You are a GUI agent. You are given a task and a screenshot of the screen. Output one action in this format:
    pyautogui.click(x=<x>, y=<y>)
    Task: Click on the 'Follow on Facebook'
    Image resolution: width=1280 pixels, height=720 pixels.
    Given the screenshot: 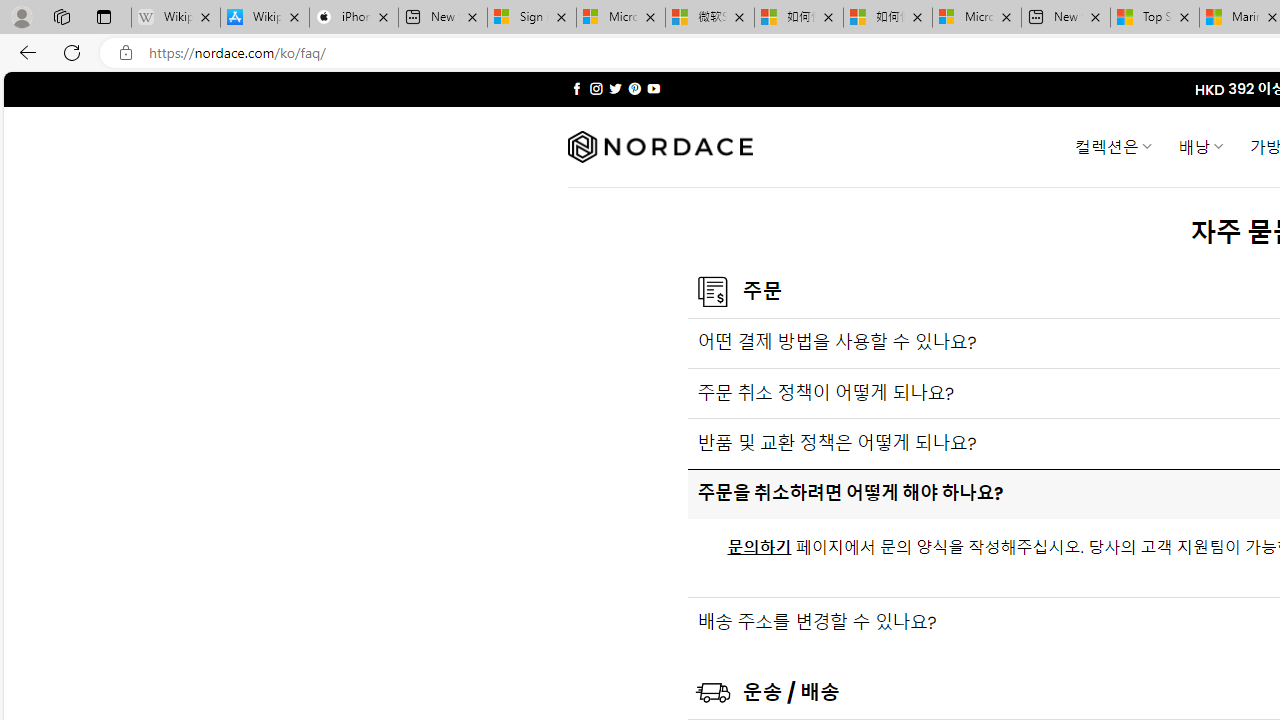 What is the action you would take?
    pyautogui.click(x=576, y=88)
    